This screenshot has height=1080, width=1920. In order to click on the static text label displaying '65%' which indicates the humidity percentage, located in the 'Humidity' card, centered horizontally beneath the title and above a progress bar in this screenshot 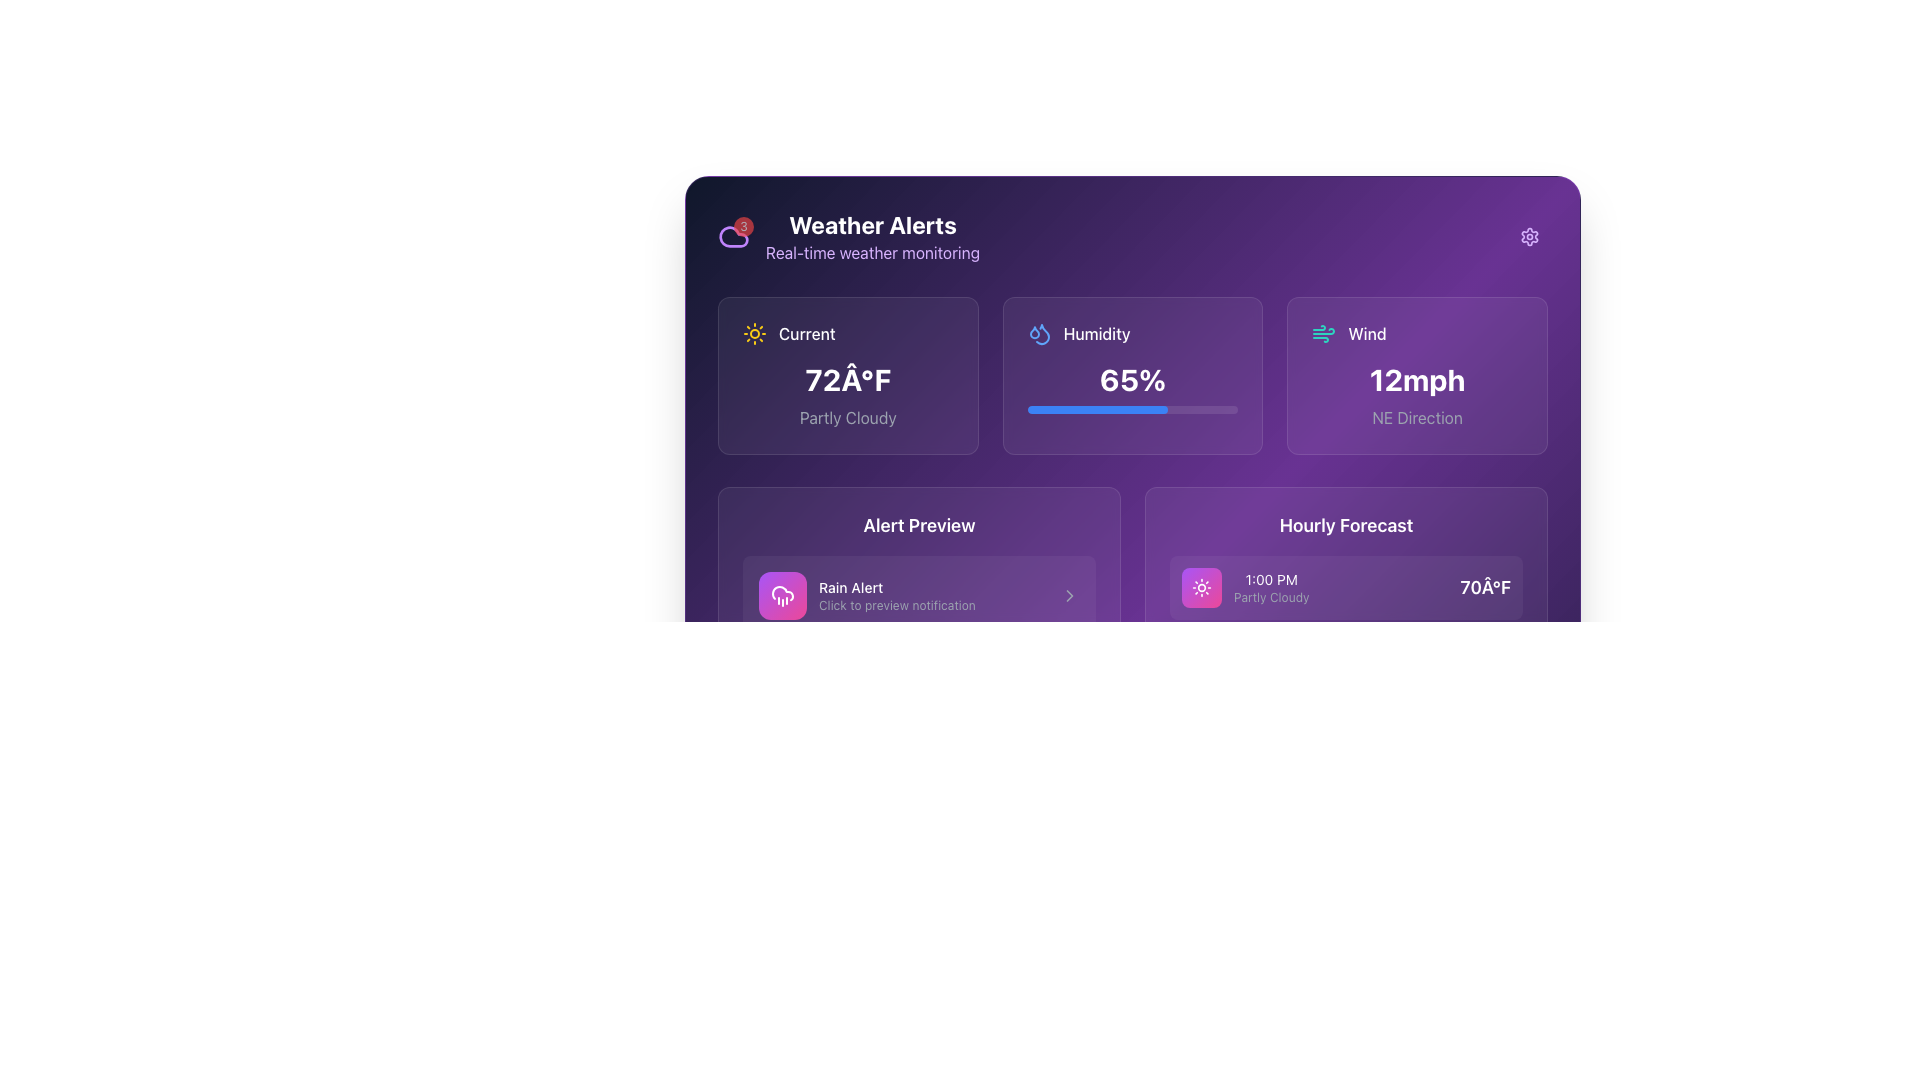, I will do `click(1132, 380)`.